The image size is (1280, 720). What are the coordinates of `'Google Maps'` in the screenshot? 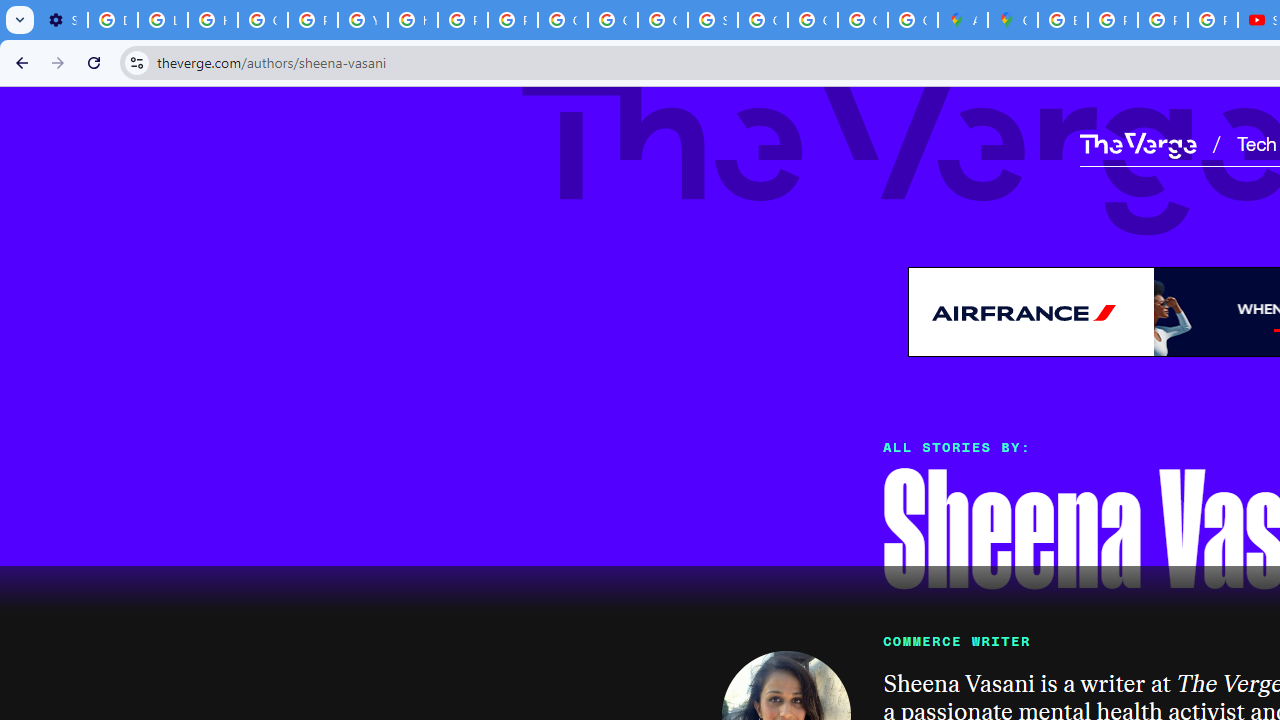 It's located at (1013, 20).